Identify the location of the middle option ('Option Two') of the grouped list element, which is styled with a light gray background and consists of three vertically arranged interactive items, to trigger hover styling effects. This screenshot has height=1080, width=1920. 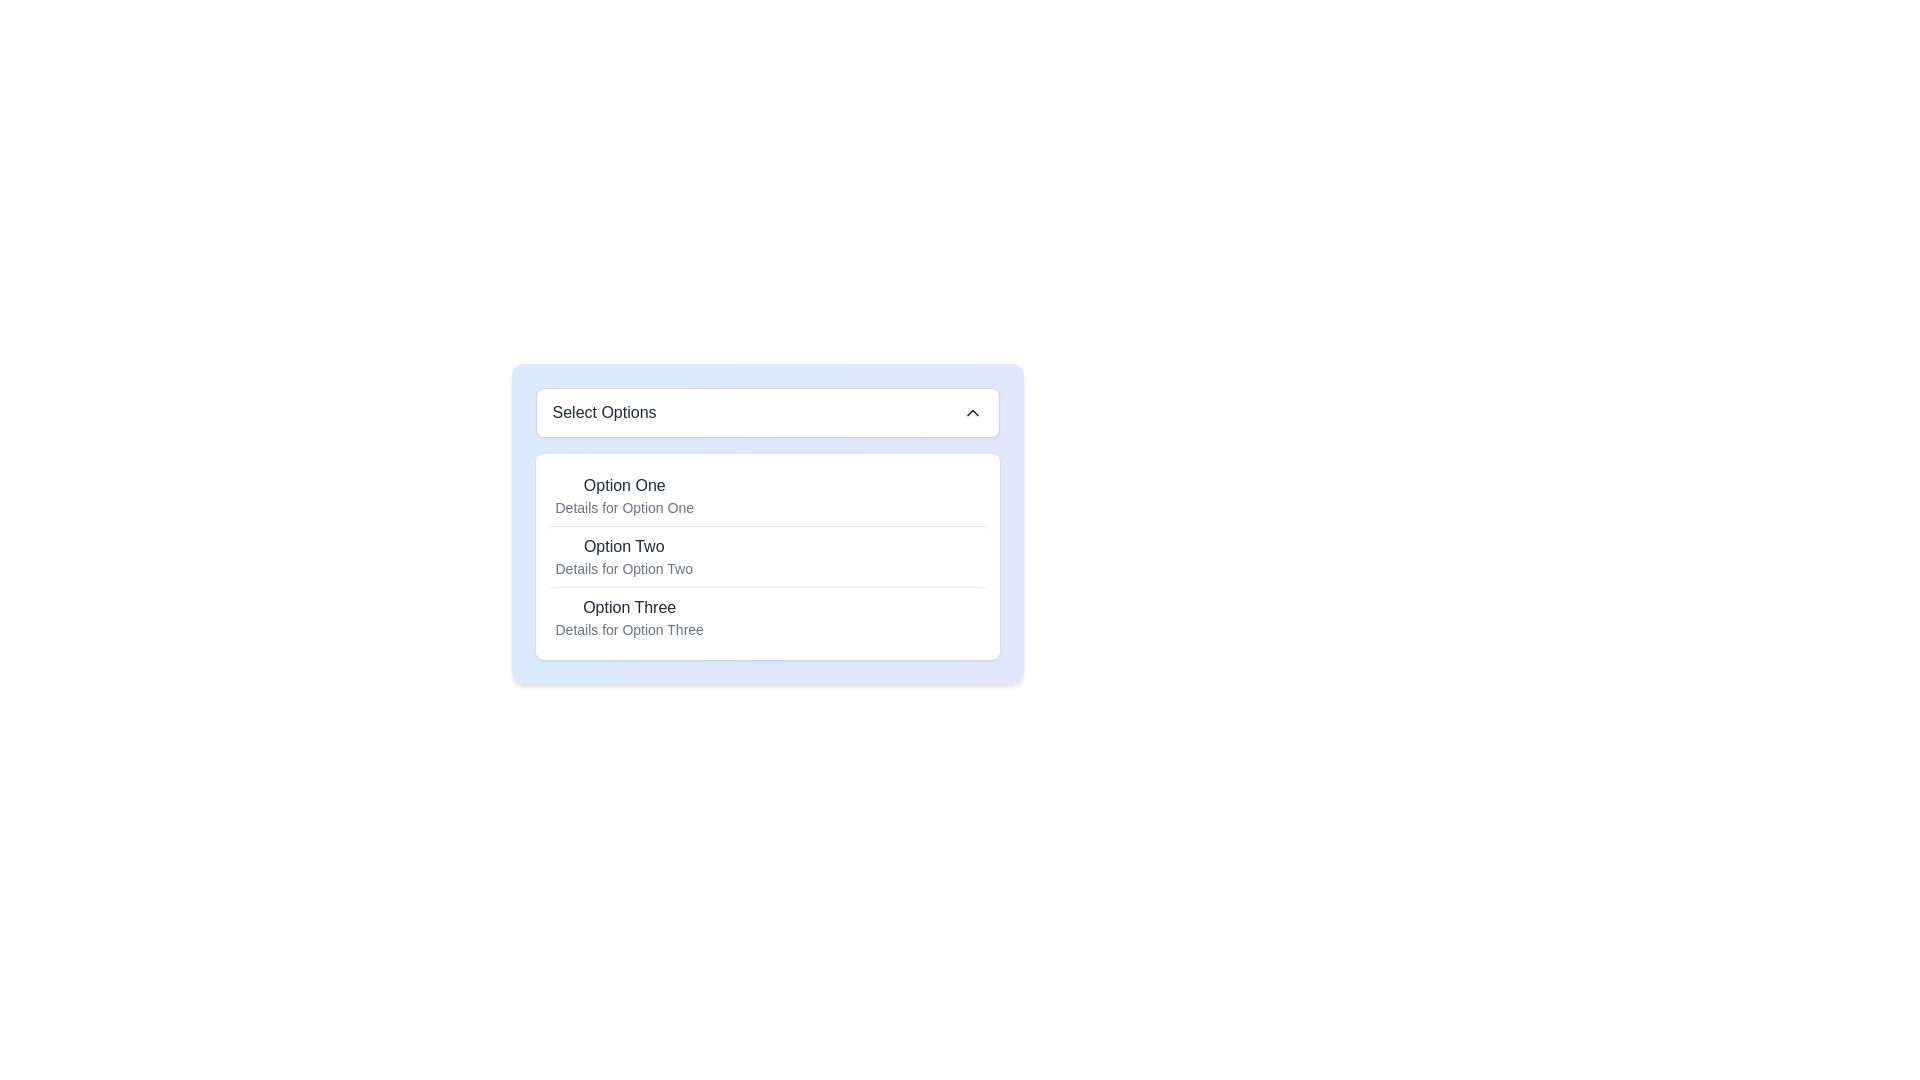
(766, 556).